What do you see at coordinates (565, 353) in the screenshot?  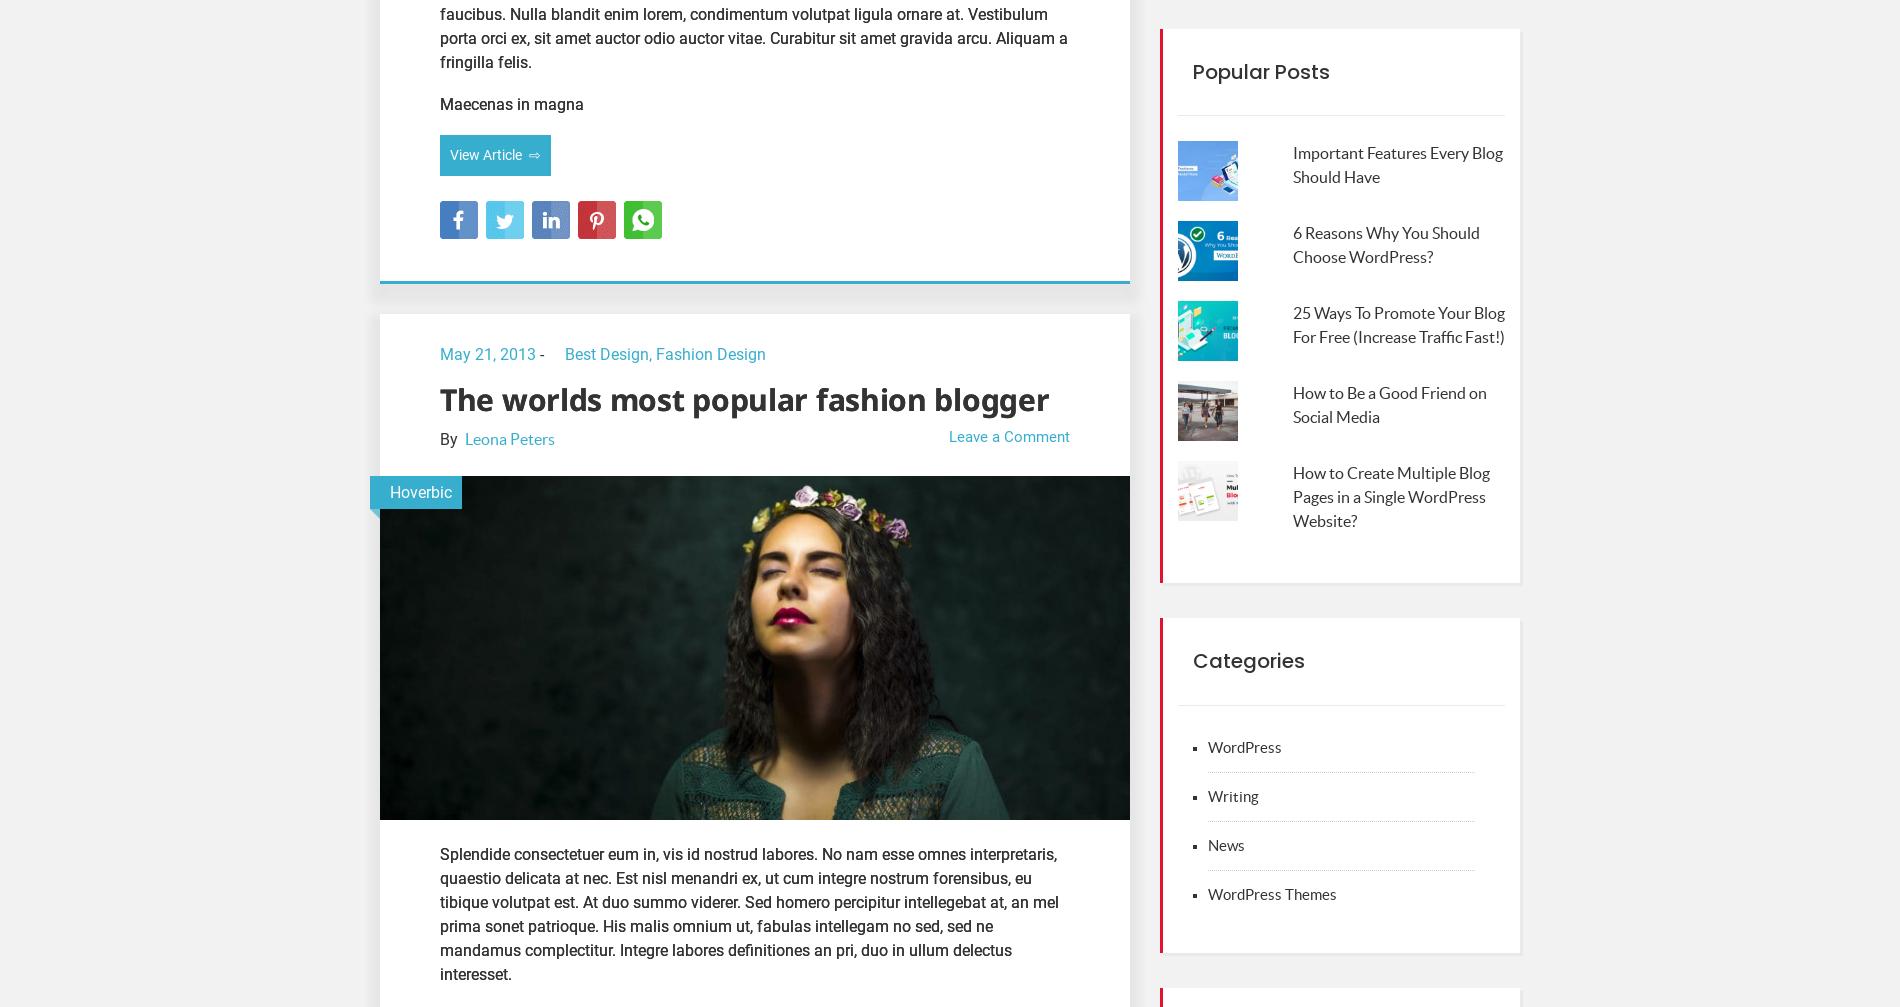 I see `'Best Design'` at bounding box center [565, 353].